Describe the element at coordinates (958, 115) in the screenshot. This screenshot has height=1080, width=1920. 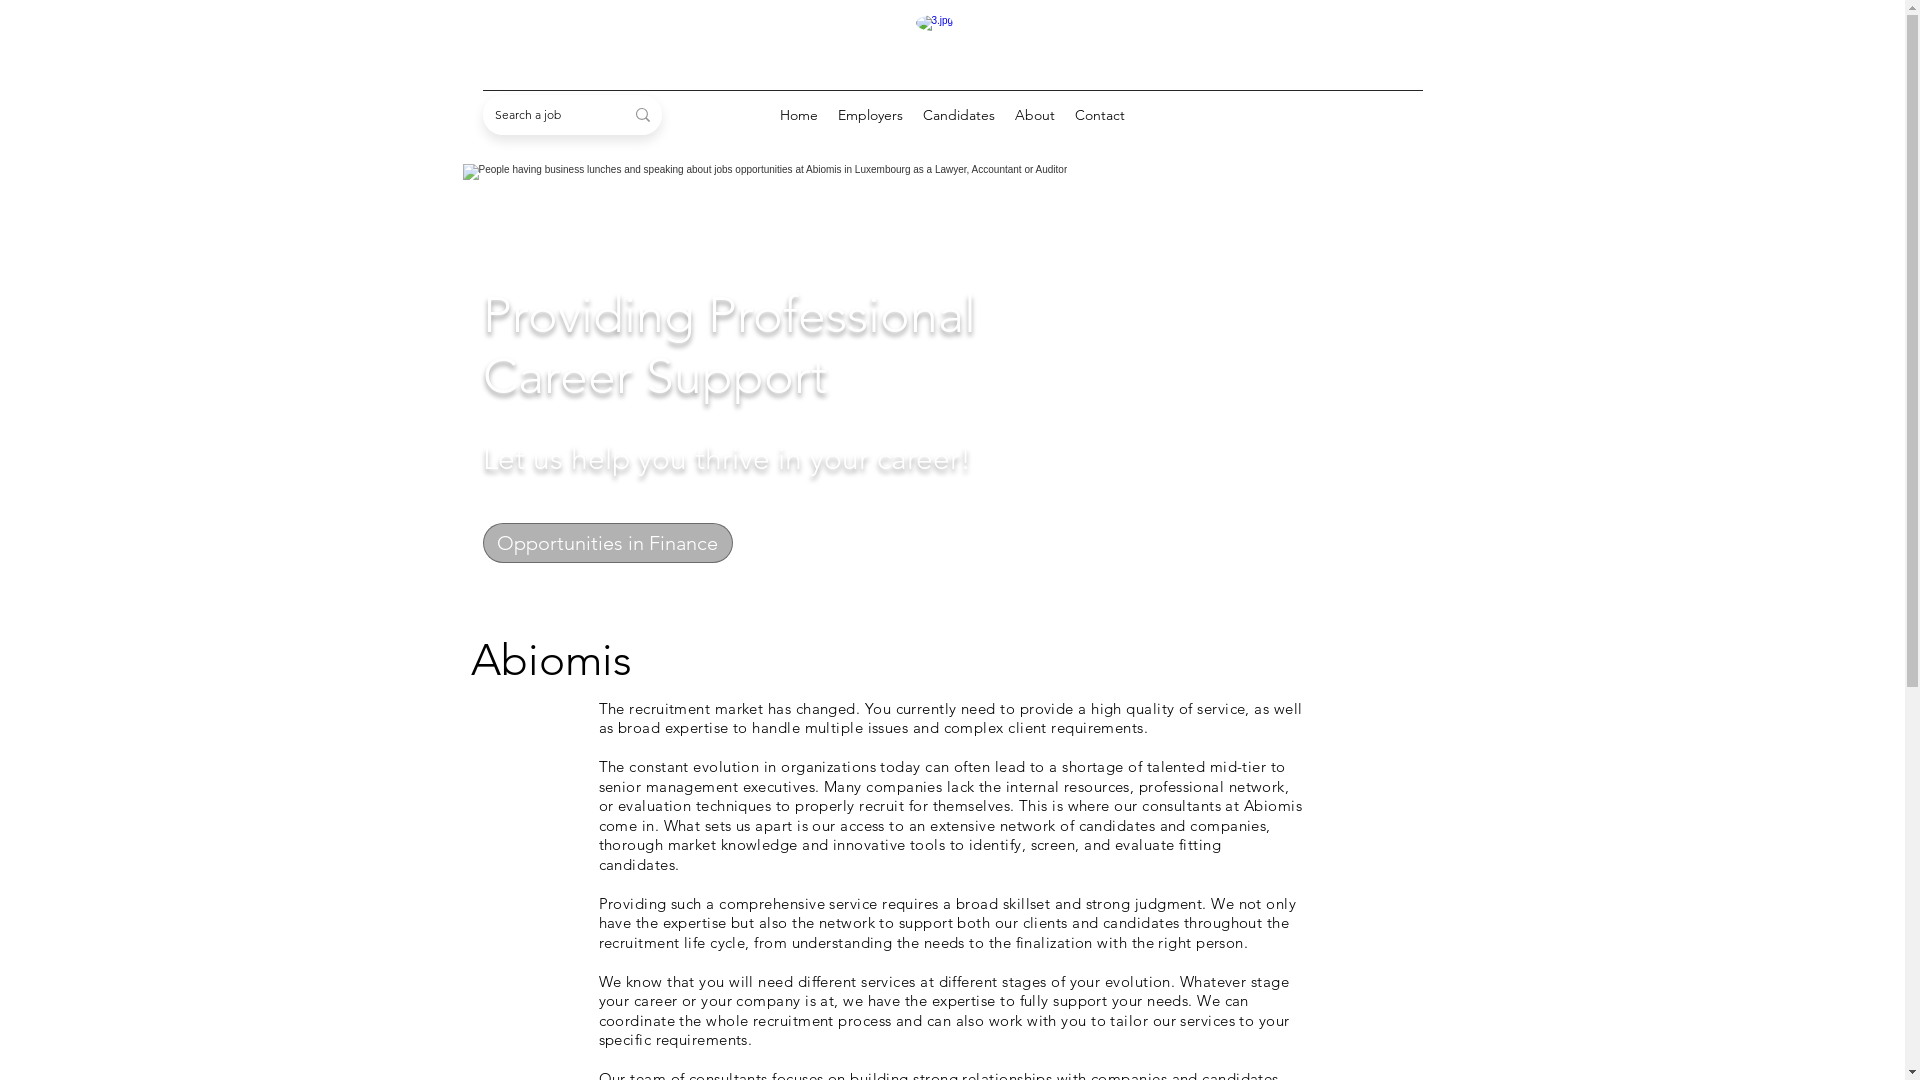
I see `'Candidates'` at that location.